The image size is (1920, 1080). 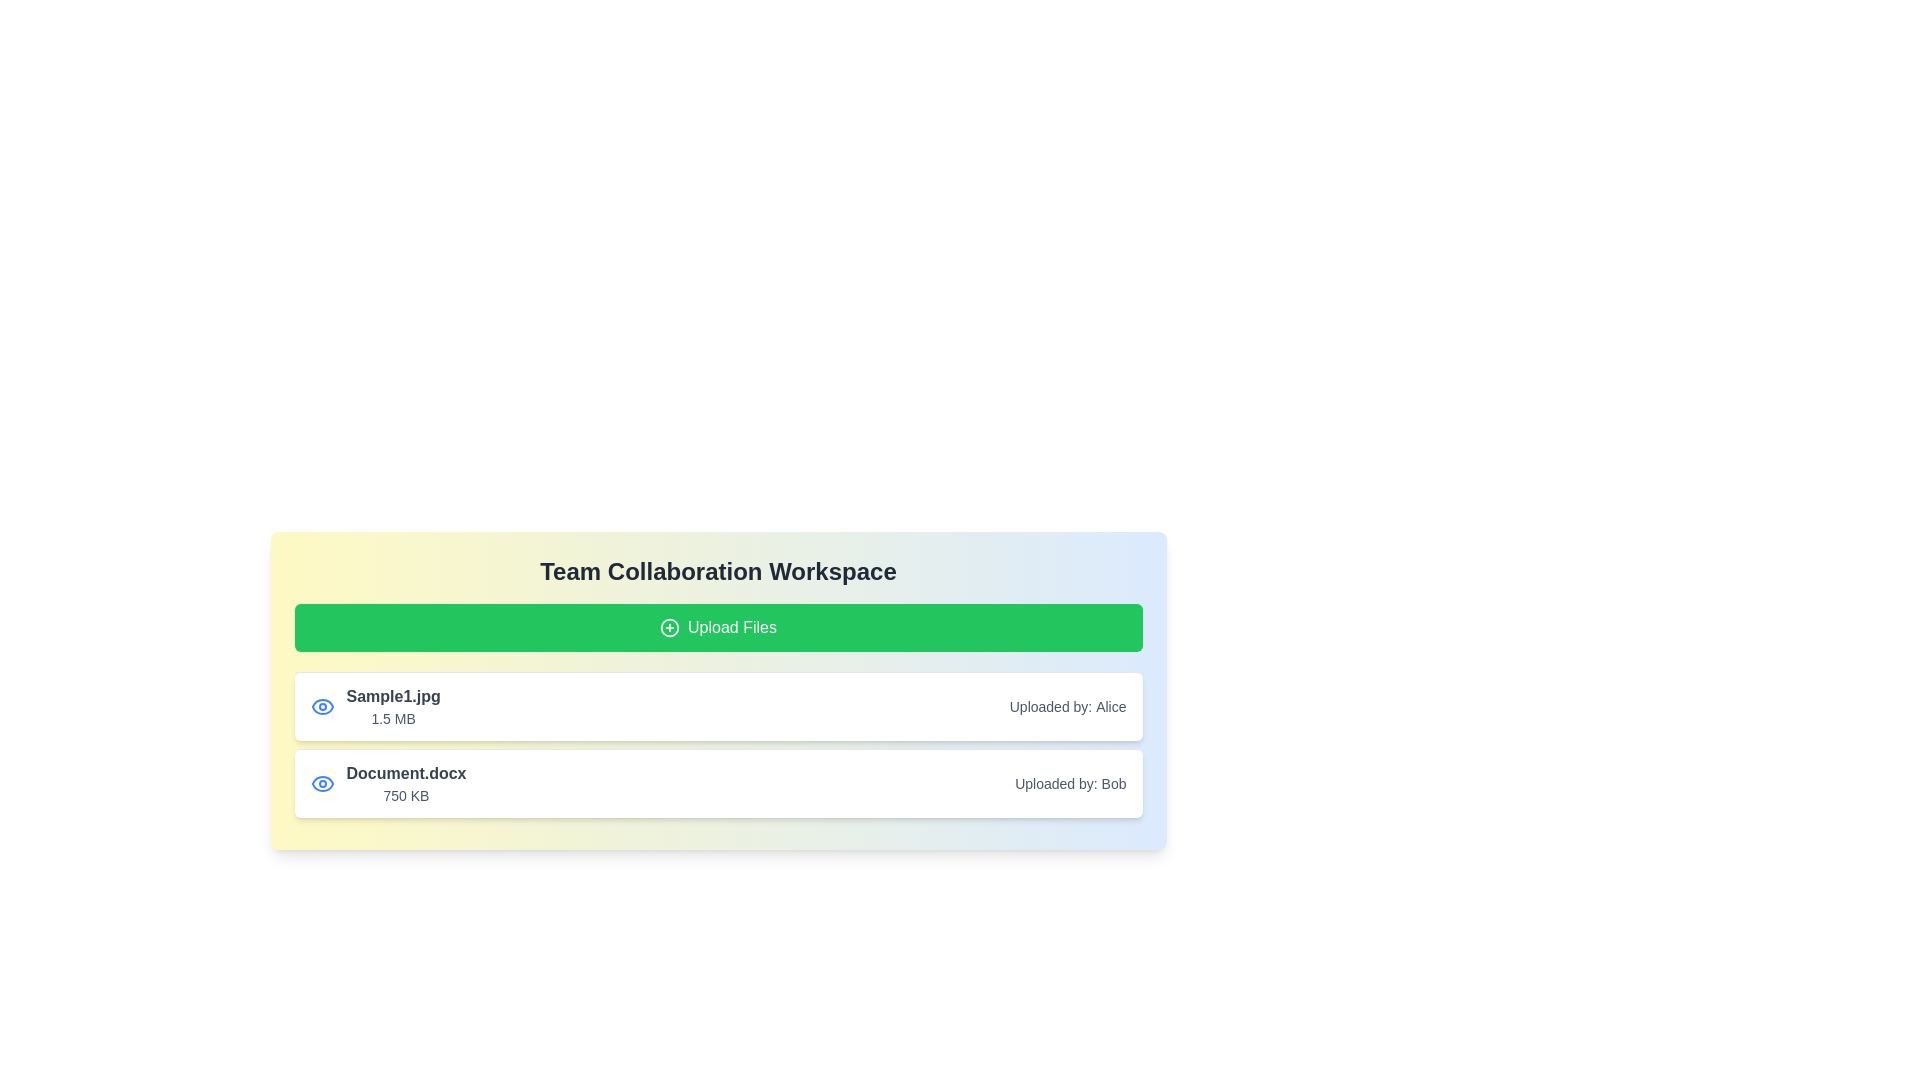 I want to click on the innermost circular shape inside the '+' icon, which is used for adding new items, located to the left of the 'Upload Files' label, so click(x=670, y=627).